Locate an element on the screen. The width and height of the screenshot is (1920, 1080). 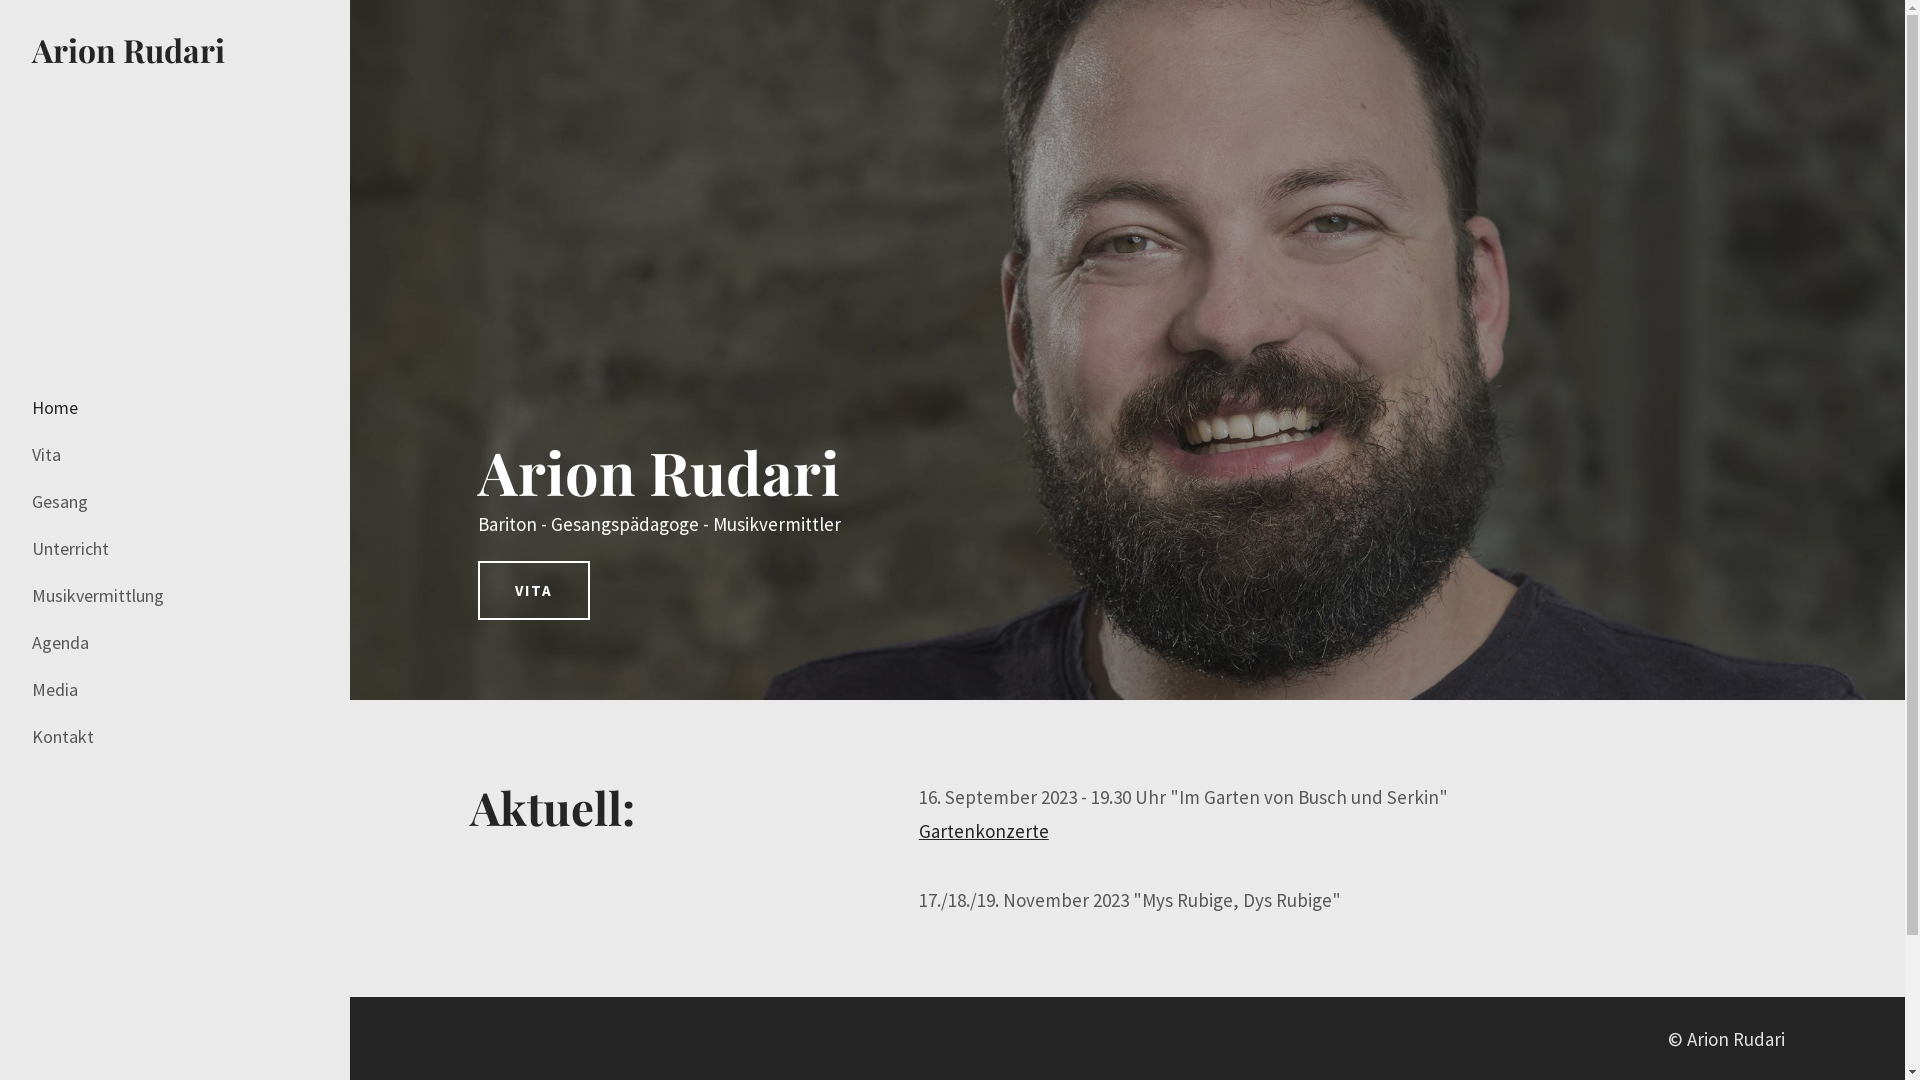
'Media' is located at coordinates (61, 689).